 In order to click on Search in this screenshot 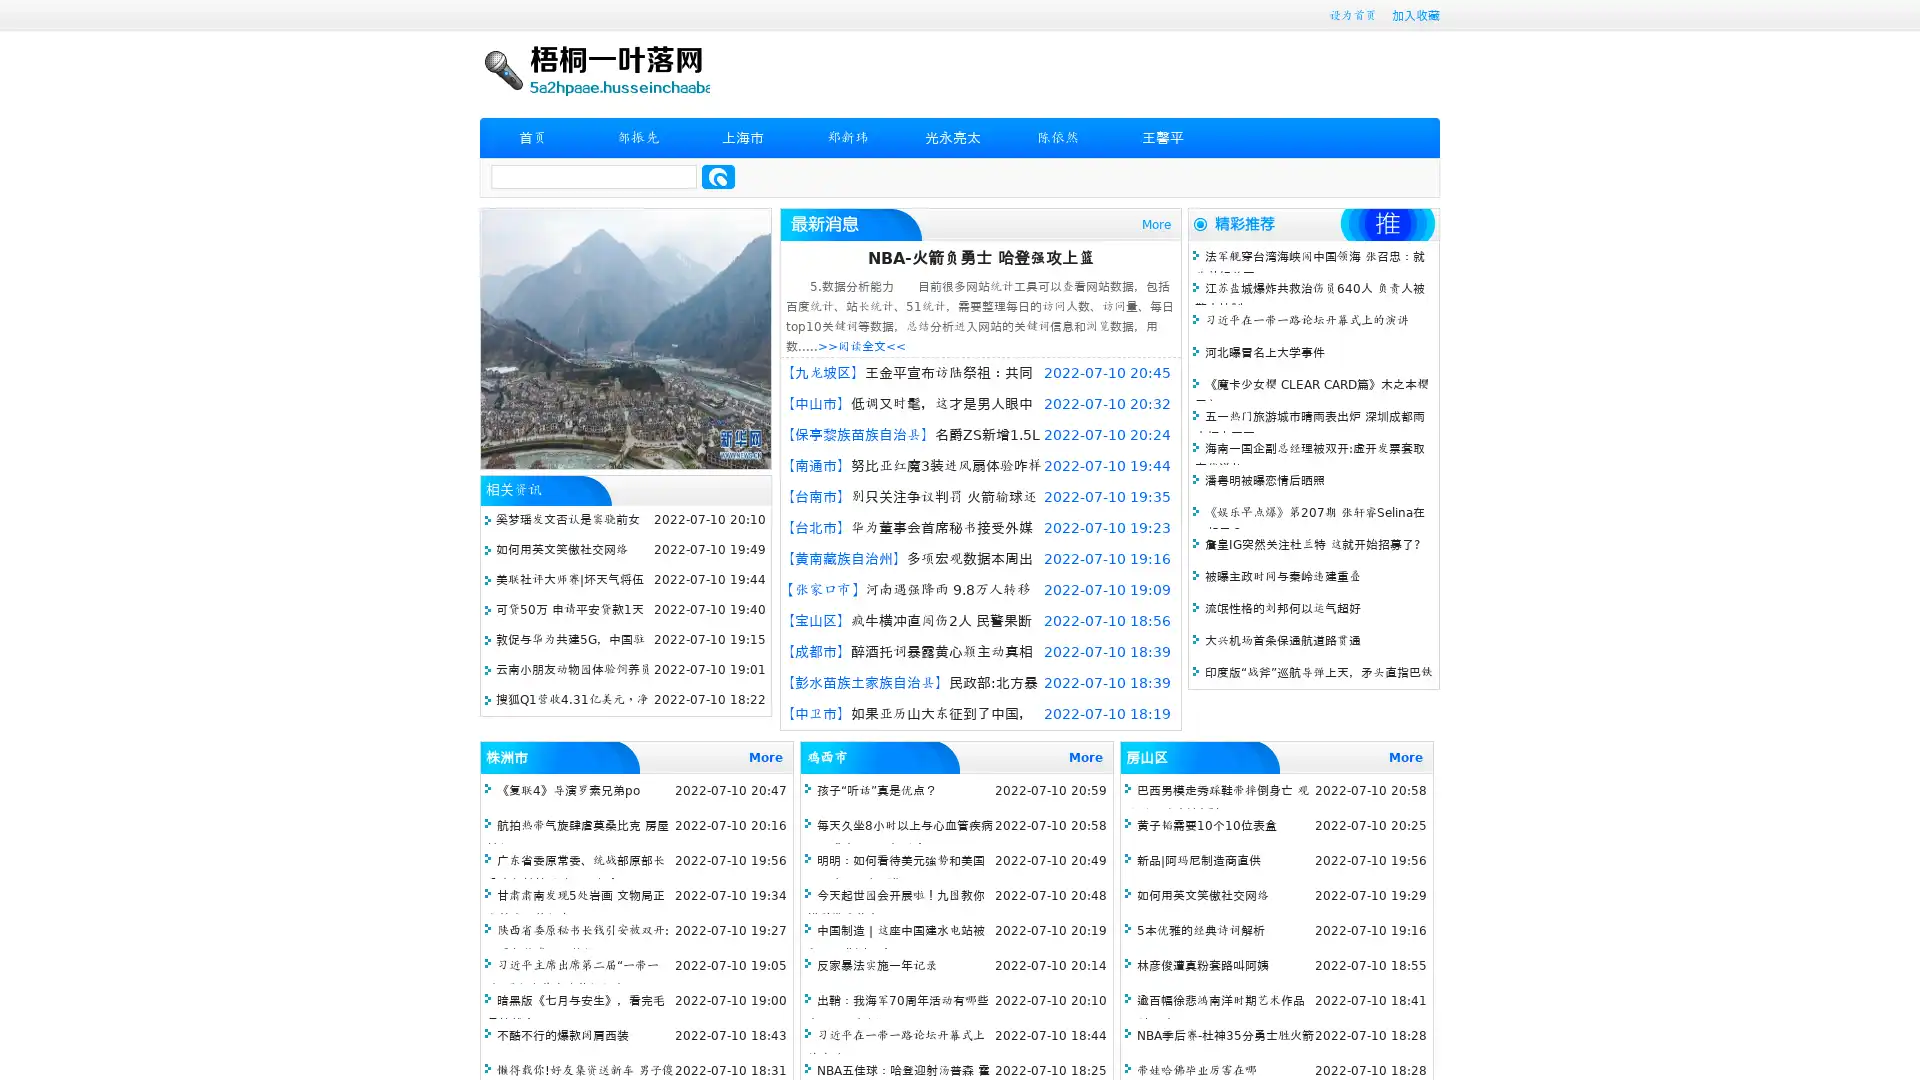, I will do `click(718, 176)`.